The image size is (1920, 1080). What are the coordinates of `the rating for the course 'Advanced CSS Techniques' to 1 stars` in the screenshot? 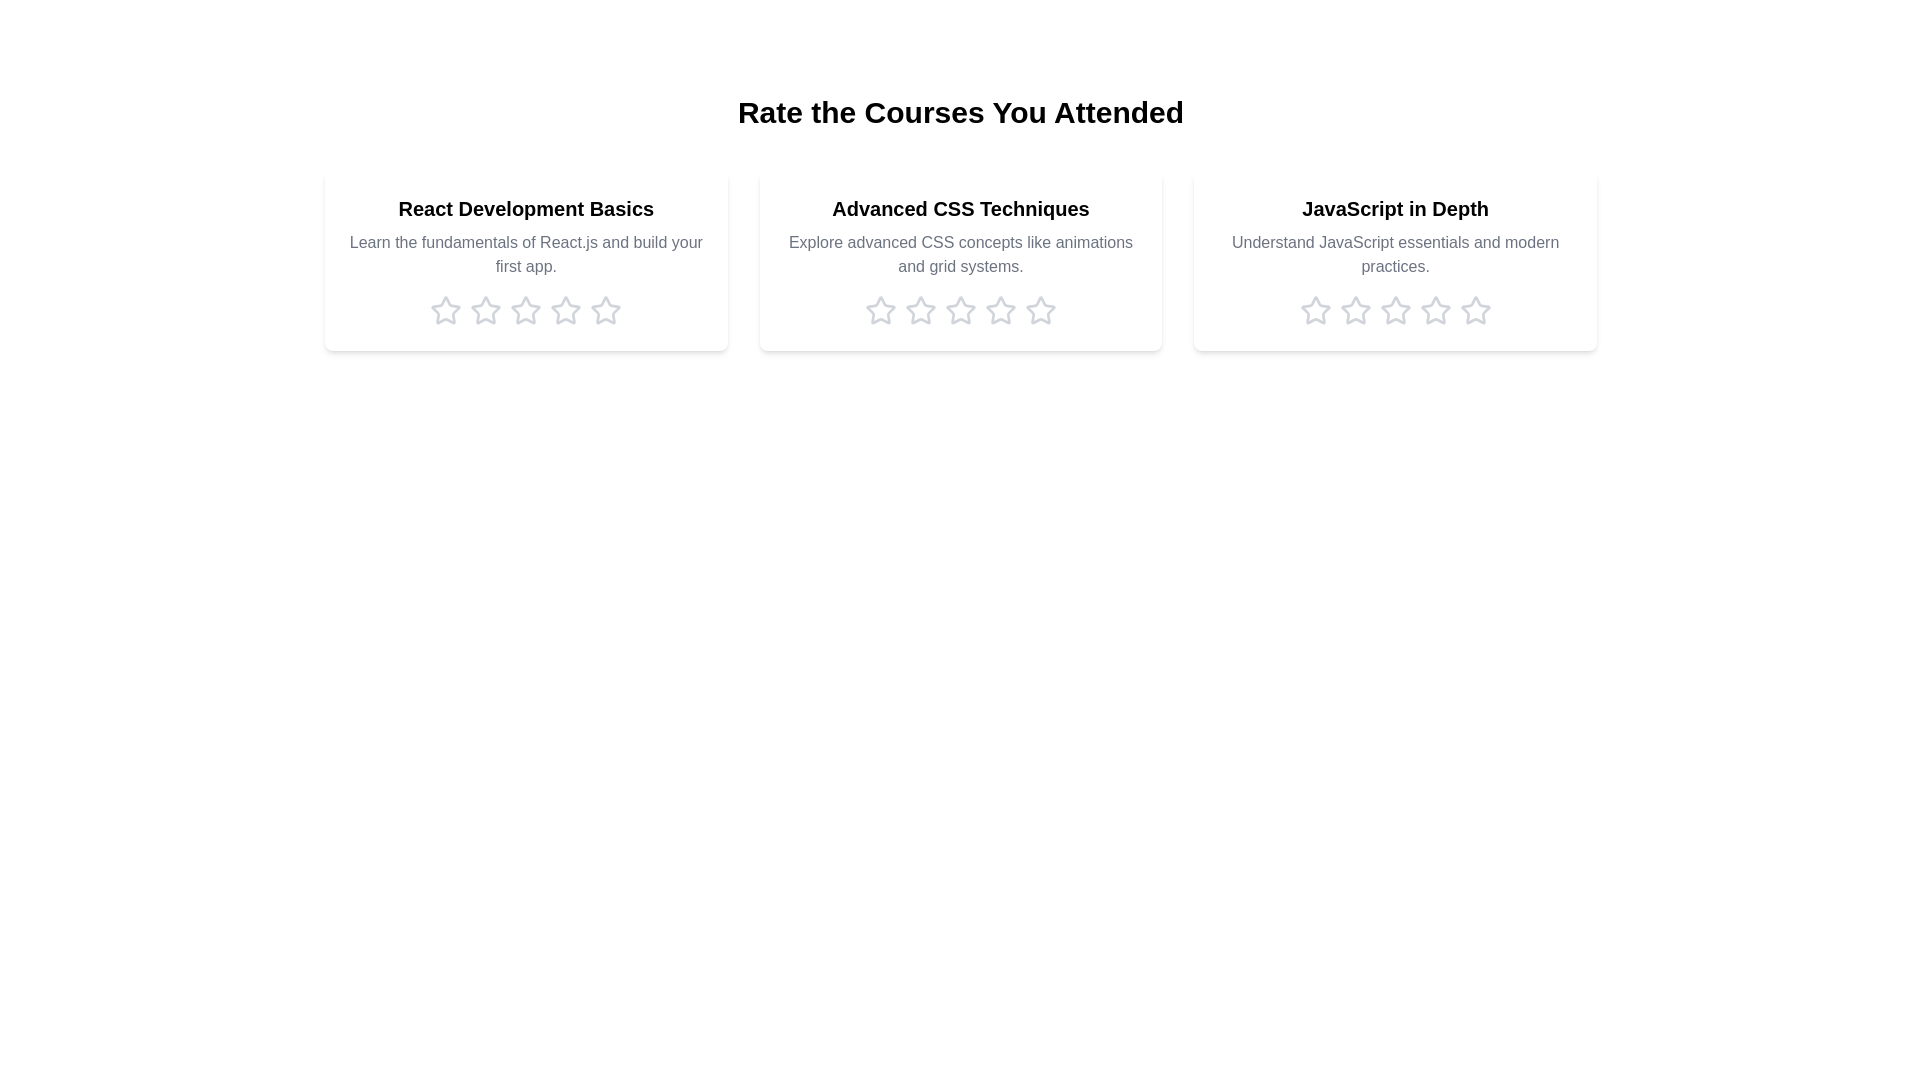 It's located at (880, 311).